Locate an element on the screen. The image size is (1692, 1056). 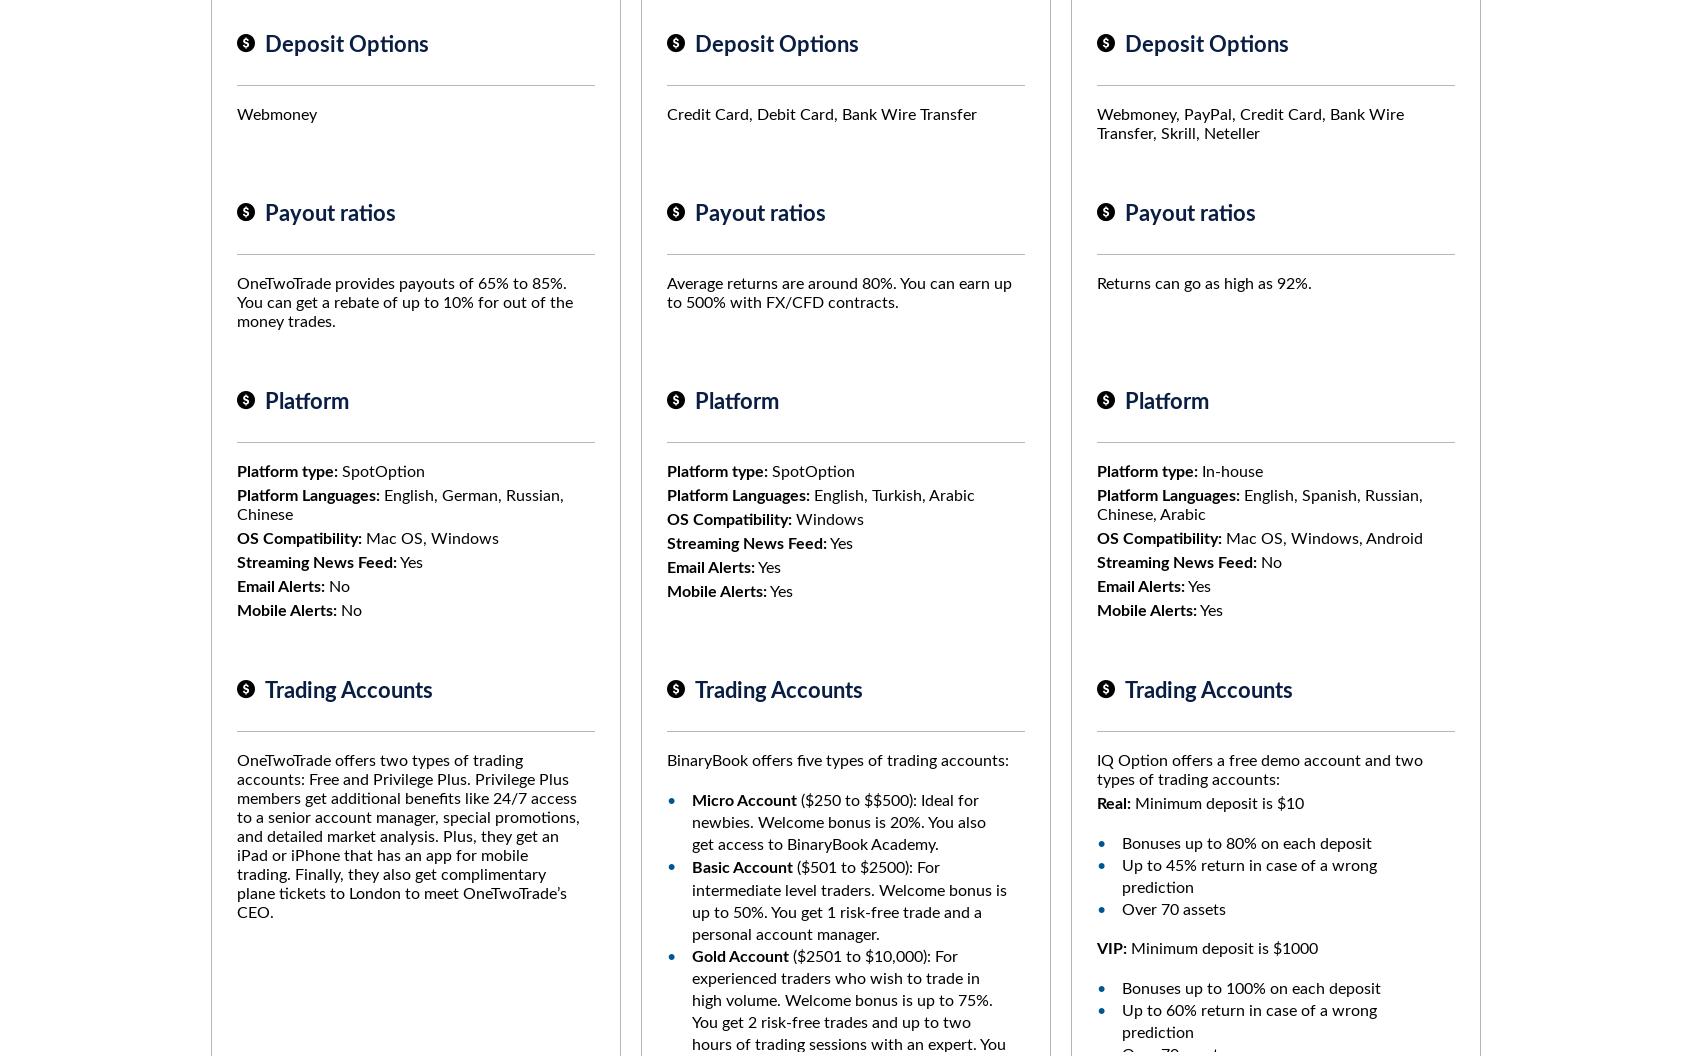
'($501 to $2500): For intermediate level traders. Welcome bonus is up to 50%. You get 1 risk-free trade and a personal account manager.' is located at coordinates (848, 900).